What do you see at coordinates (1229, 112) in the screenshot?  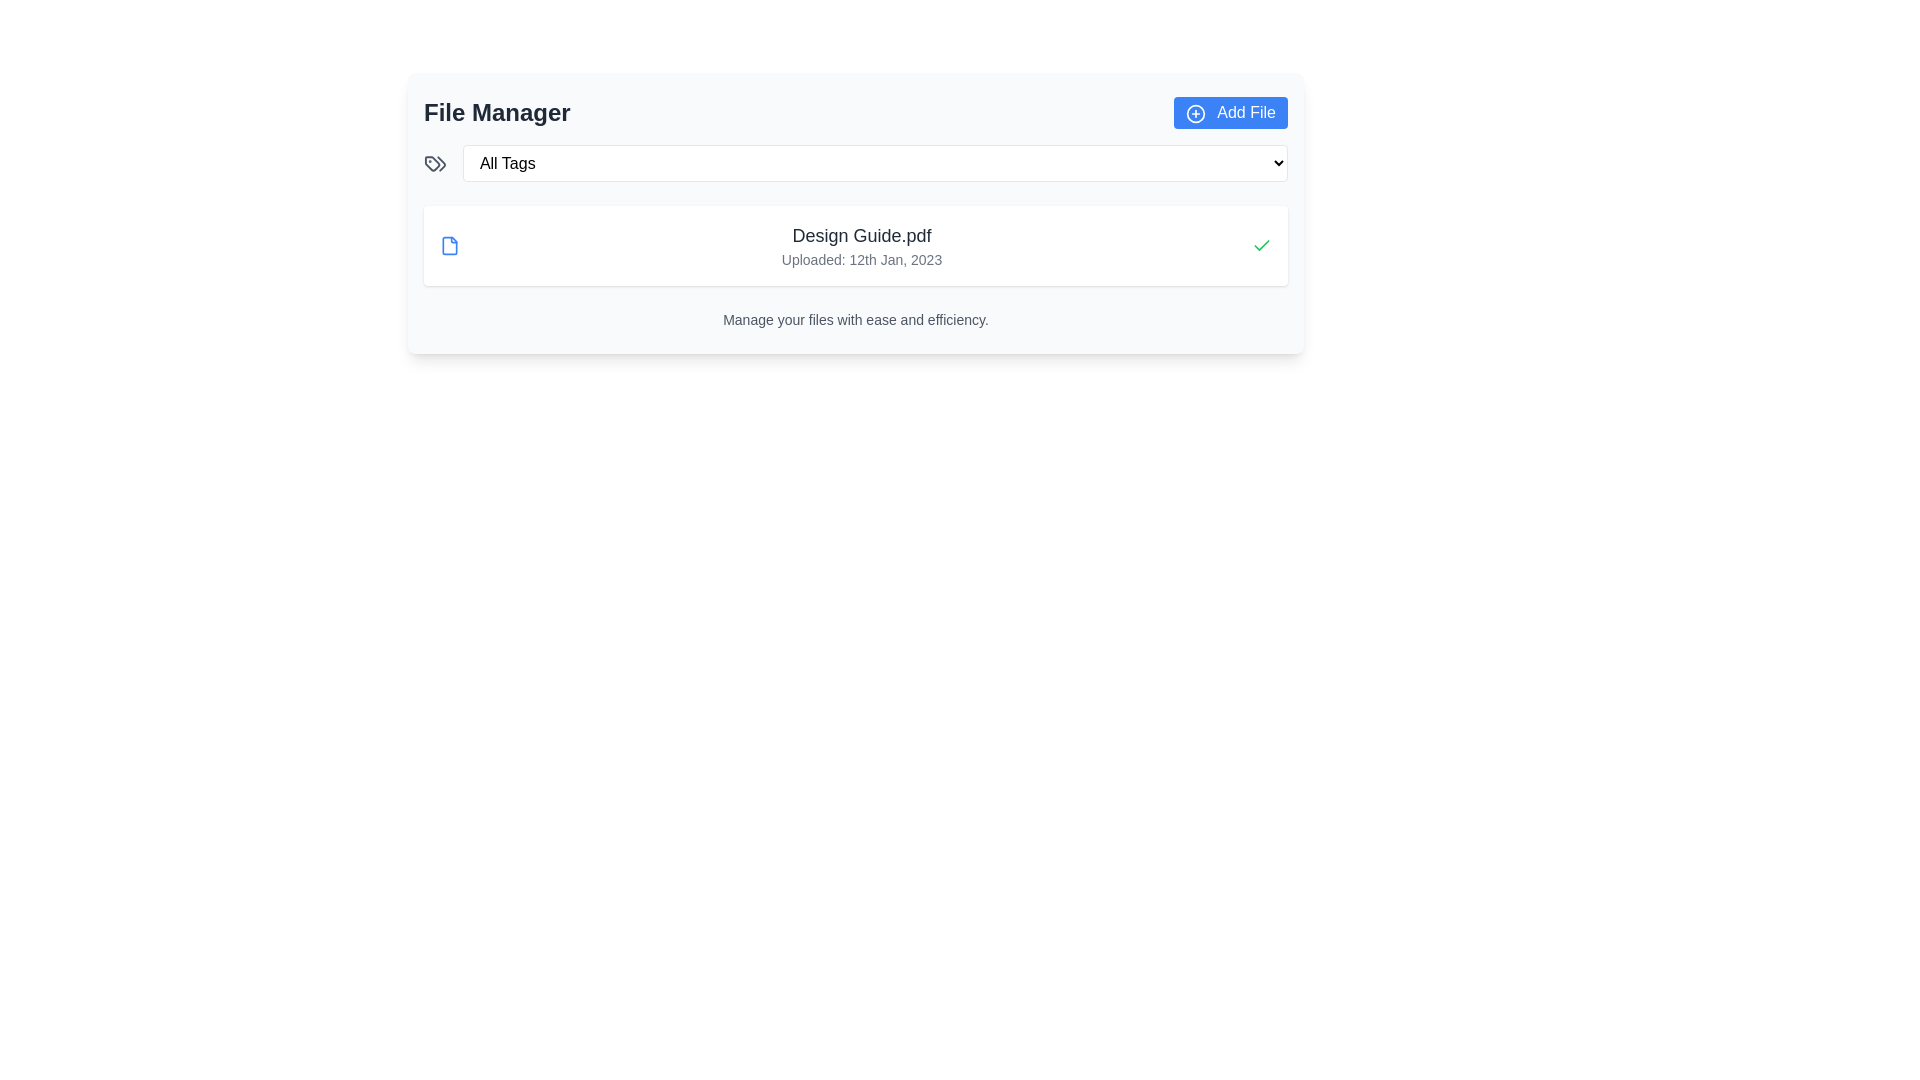 I see `the 'Add File' button, which has a blue background and white text with a plus icon, located in the upper-right corner of the File Manager header` at bounding box center [1229, 112].